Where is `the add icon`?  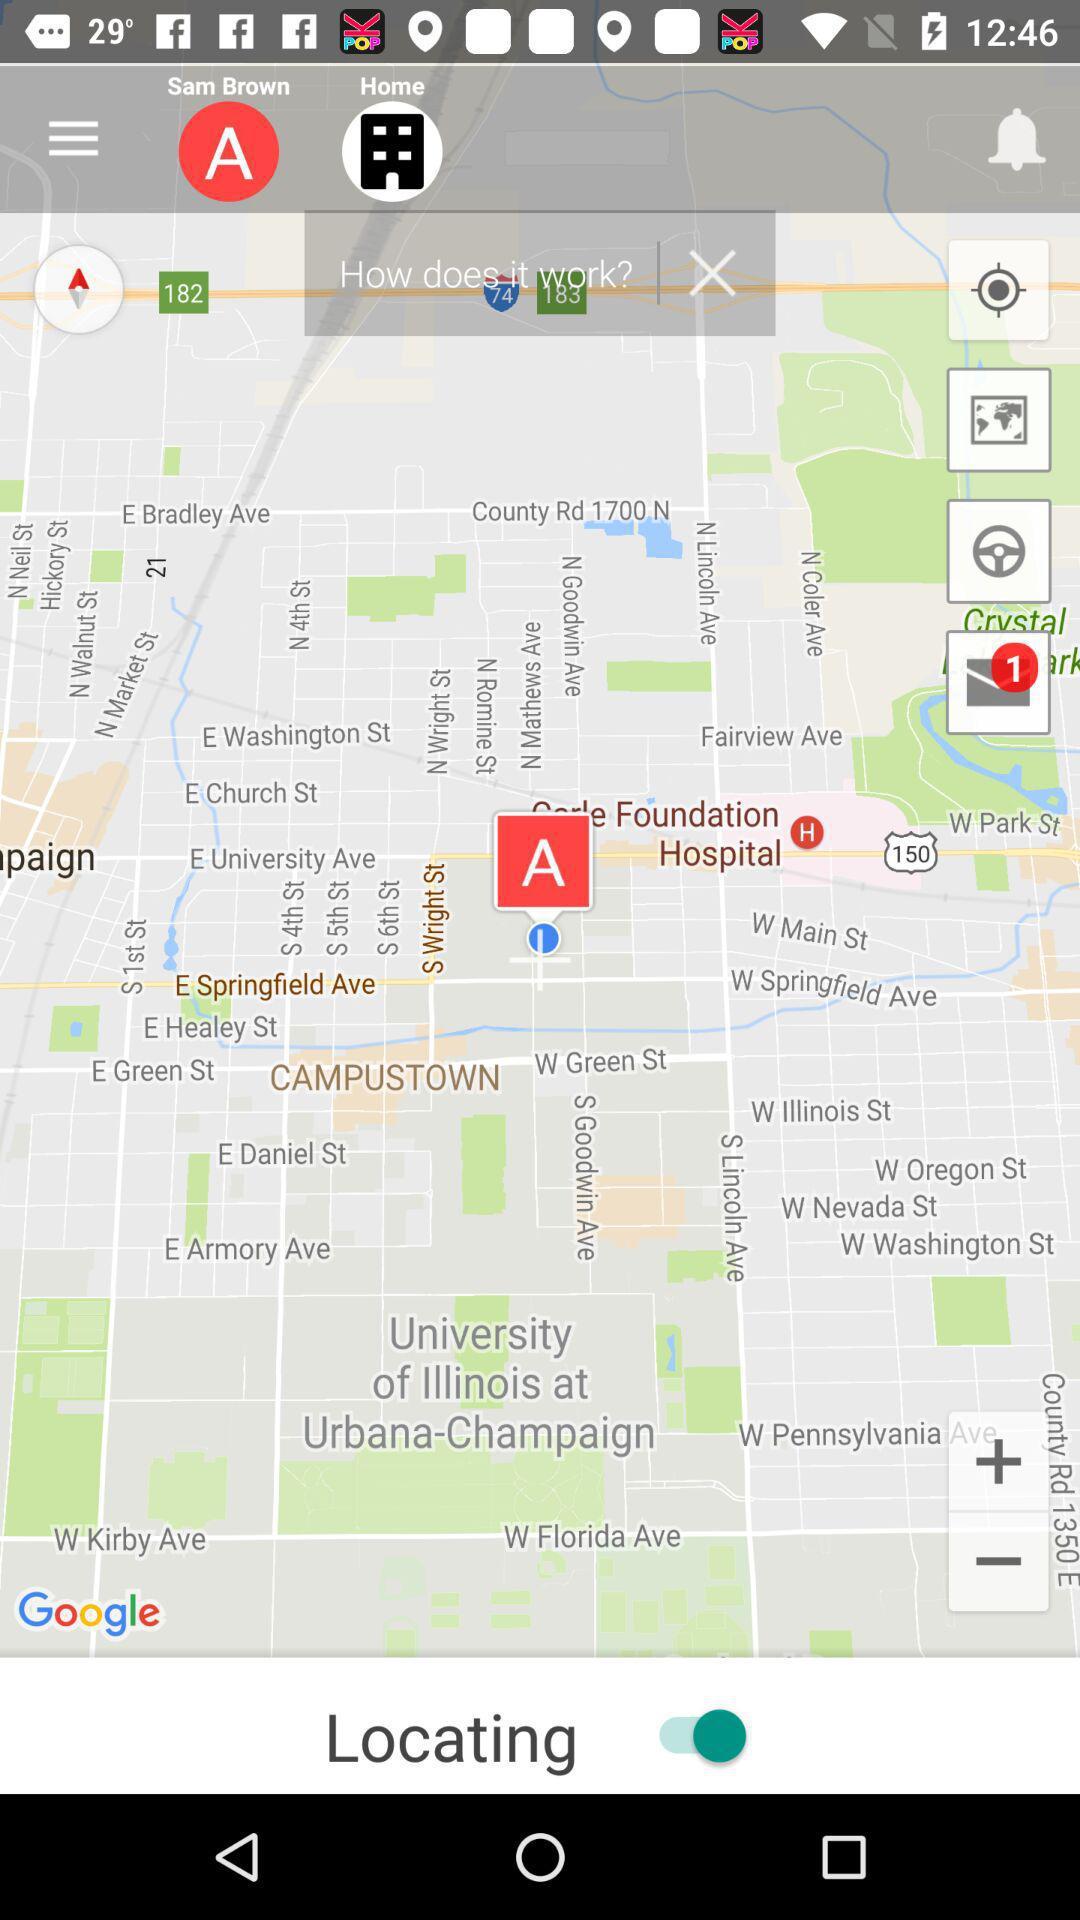
the add icon is located at coordinates (998, 1459).